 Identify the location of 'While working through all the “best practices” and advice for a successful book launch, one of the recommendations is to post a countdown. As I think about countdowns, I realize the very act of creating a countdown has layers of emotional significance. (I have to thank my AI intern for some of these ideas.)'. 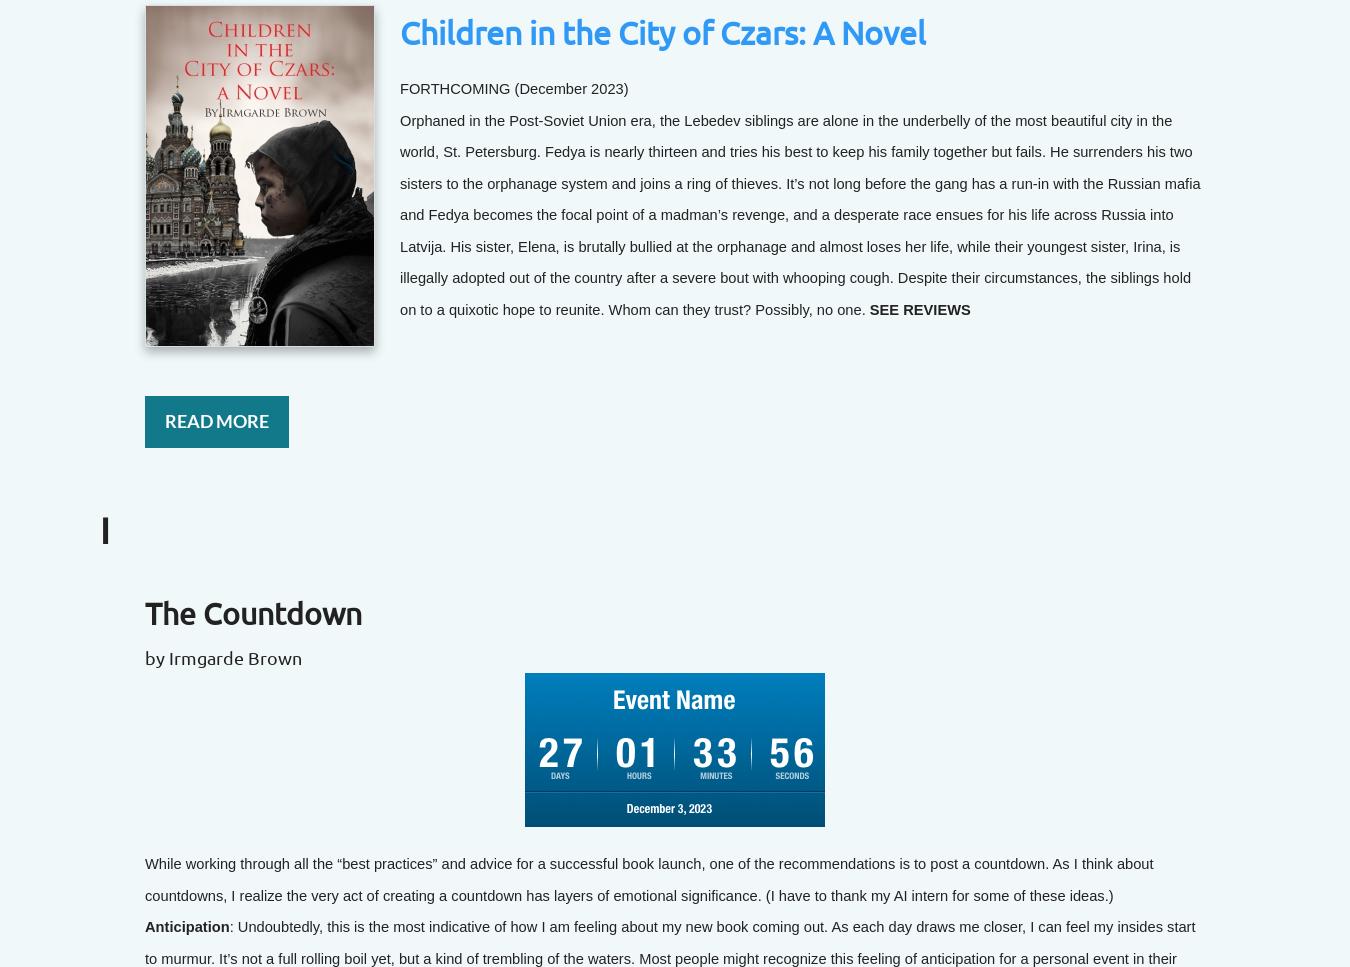
(648, 878).